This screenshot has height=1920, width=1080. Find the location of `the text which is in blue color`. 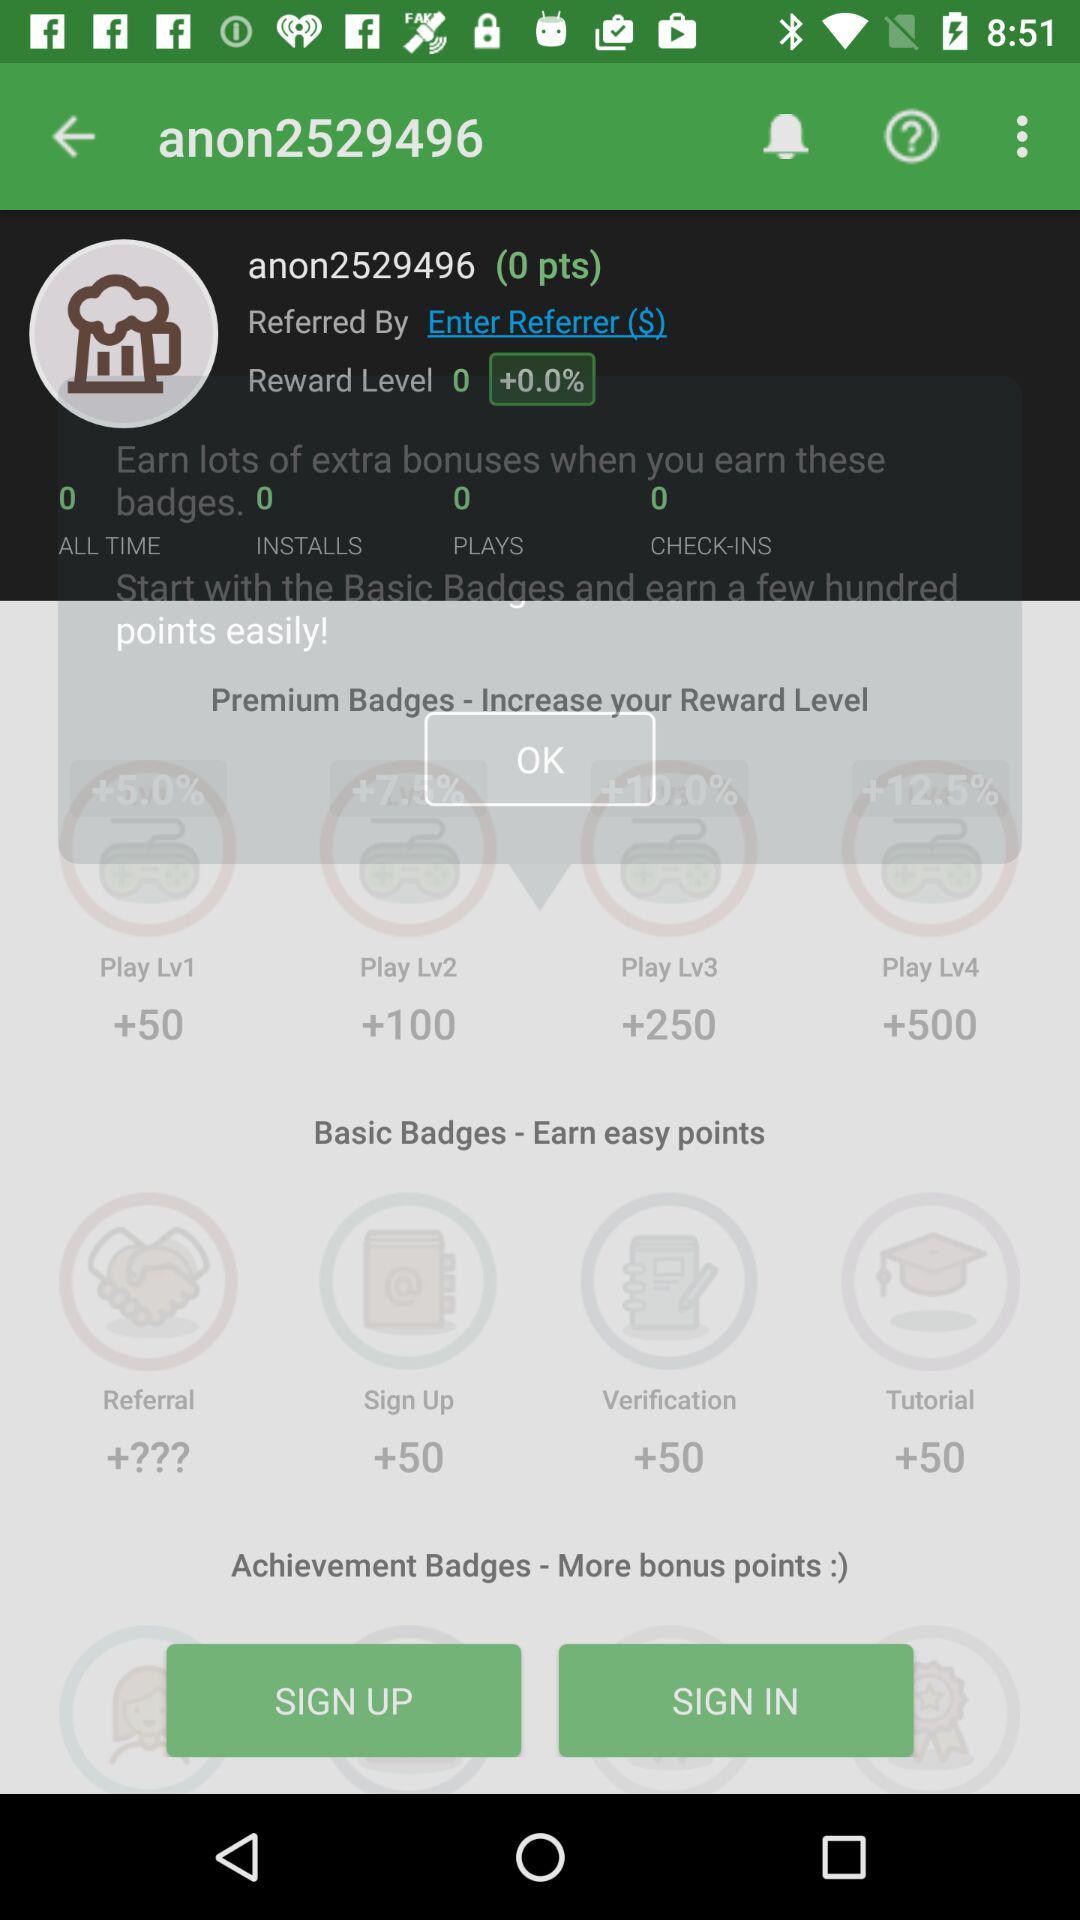

the text which is in blue color is located at coordinates (547, 320).